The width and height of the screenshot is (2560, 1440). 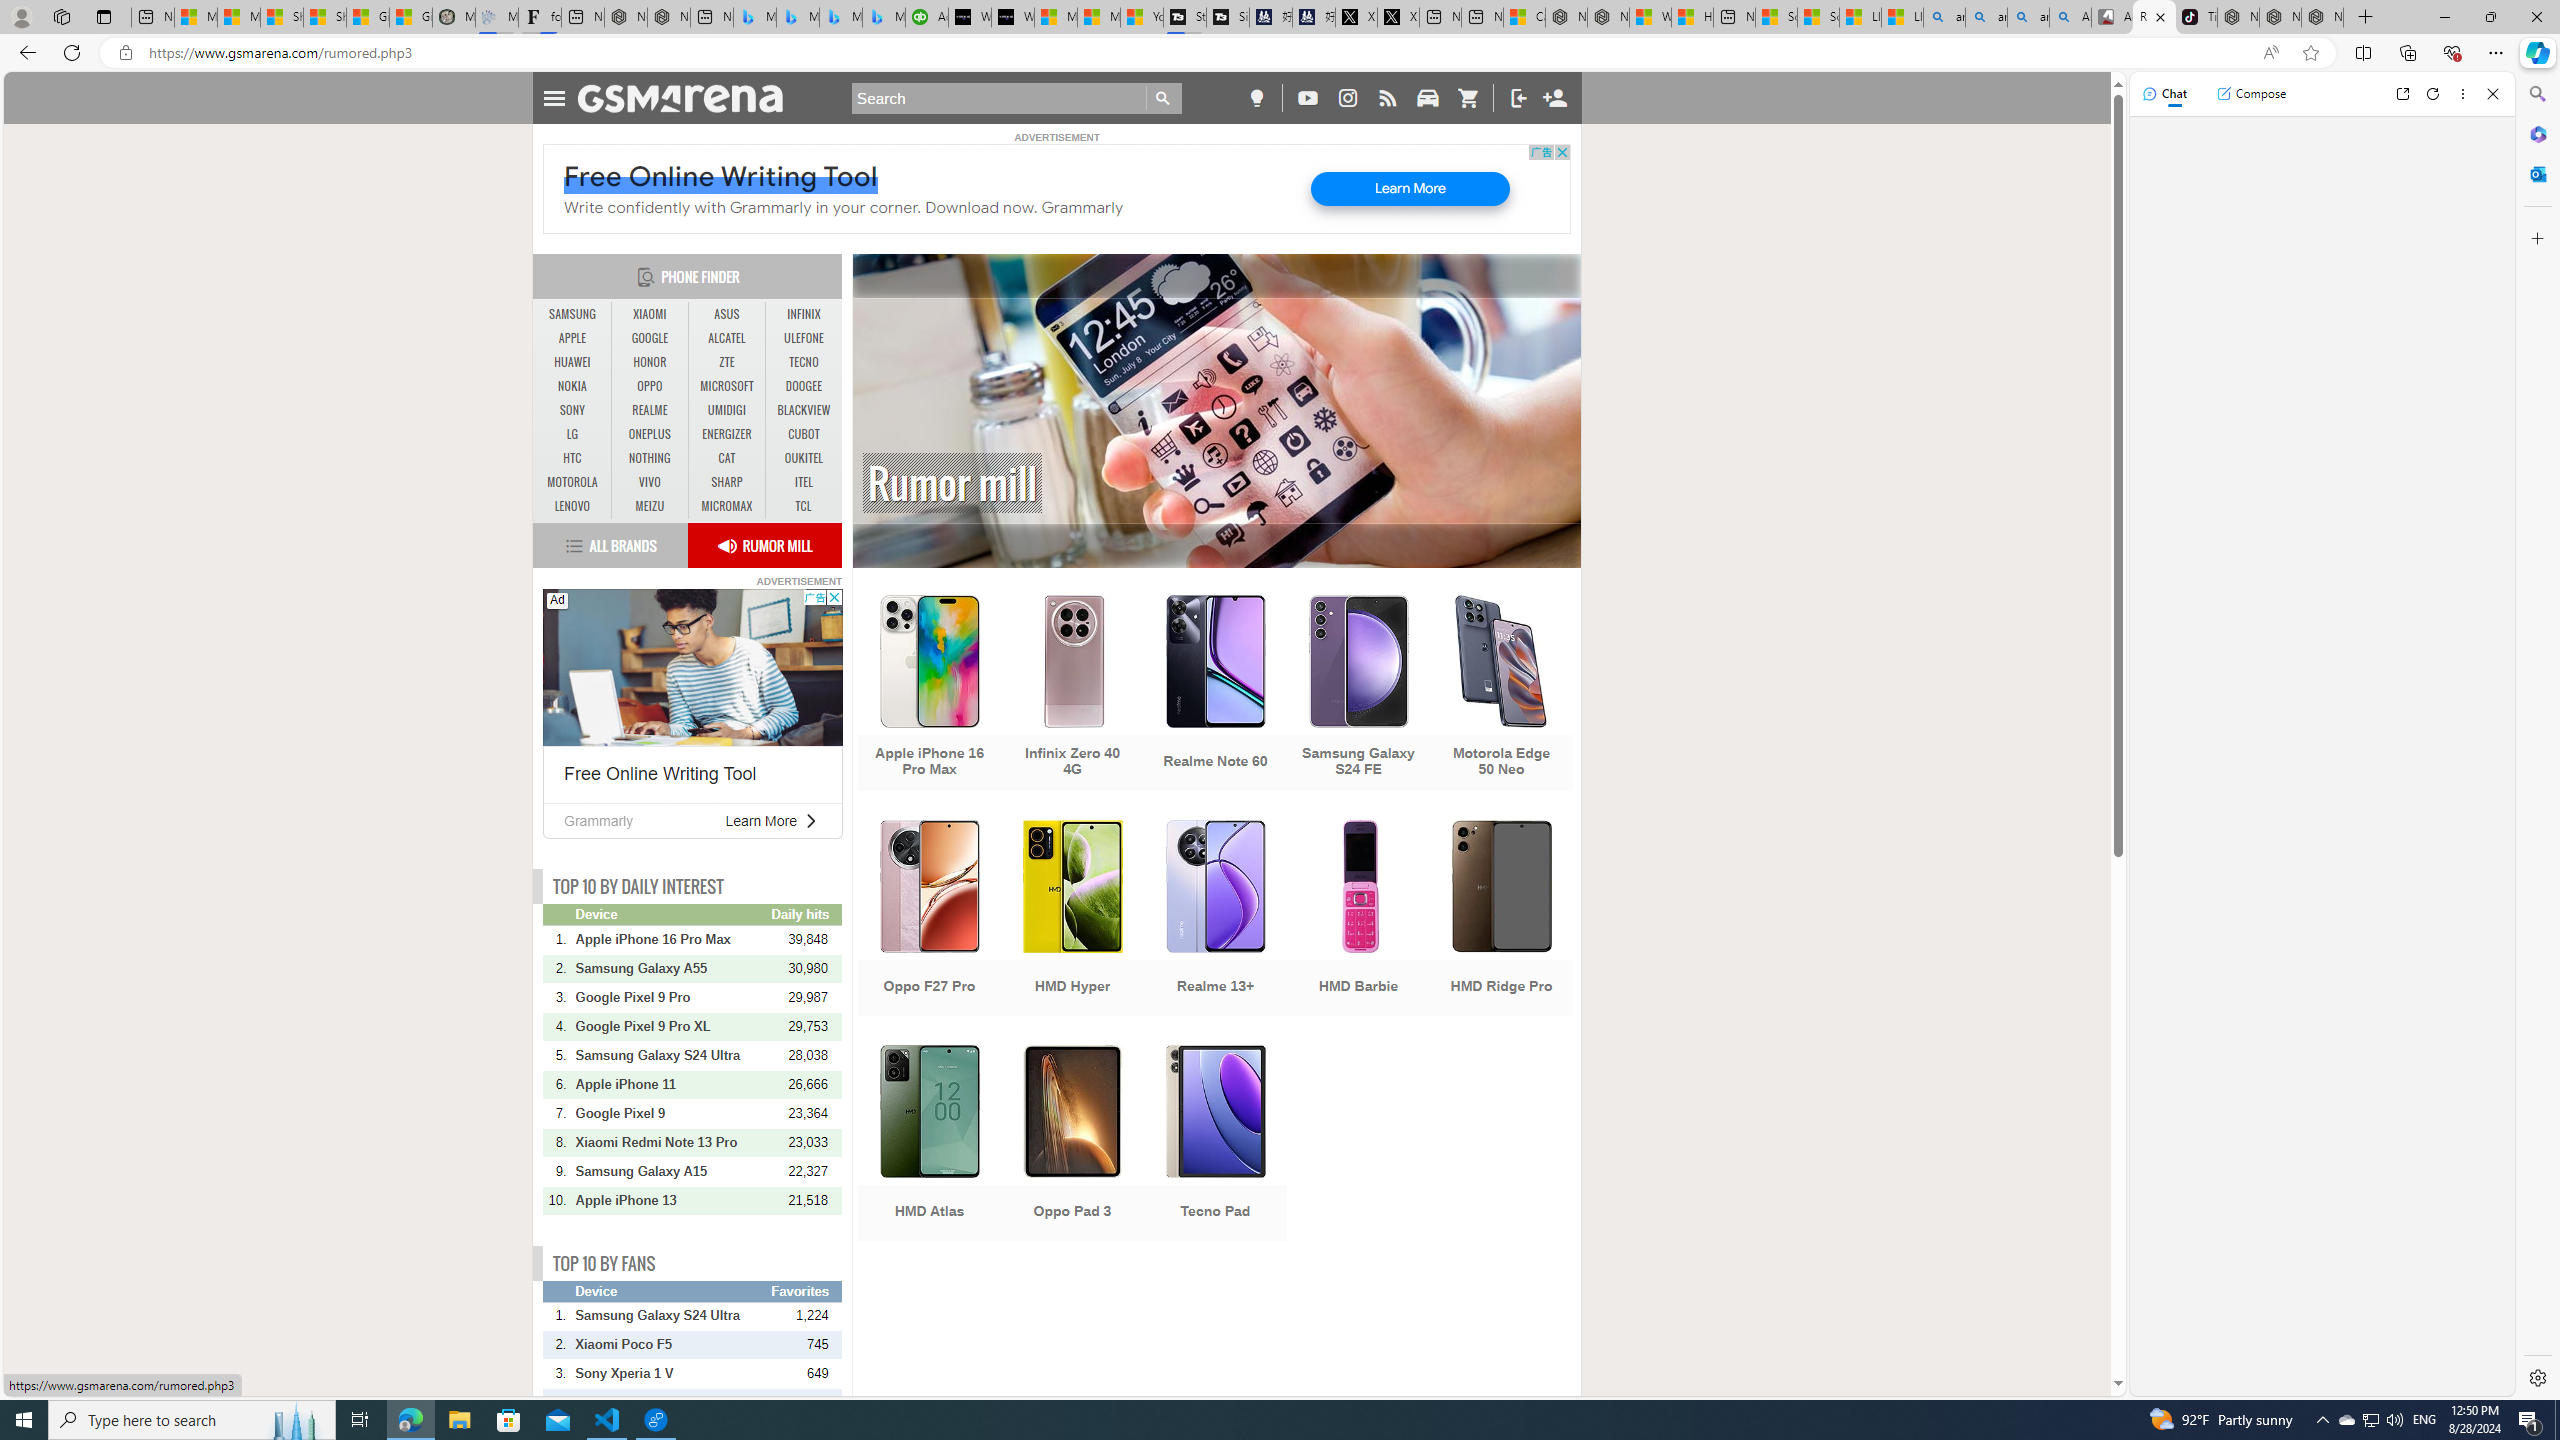 What do you see at coordinates (803, 361) in the screenshot?
I see `'TECNO'` at bounding box center [803, 361].